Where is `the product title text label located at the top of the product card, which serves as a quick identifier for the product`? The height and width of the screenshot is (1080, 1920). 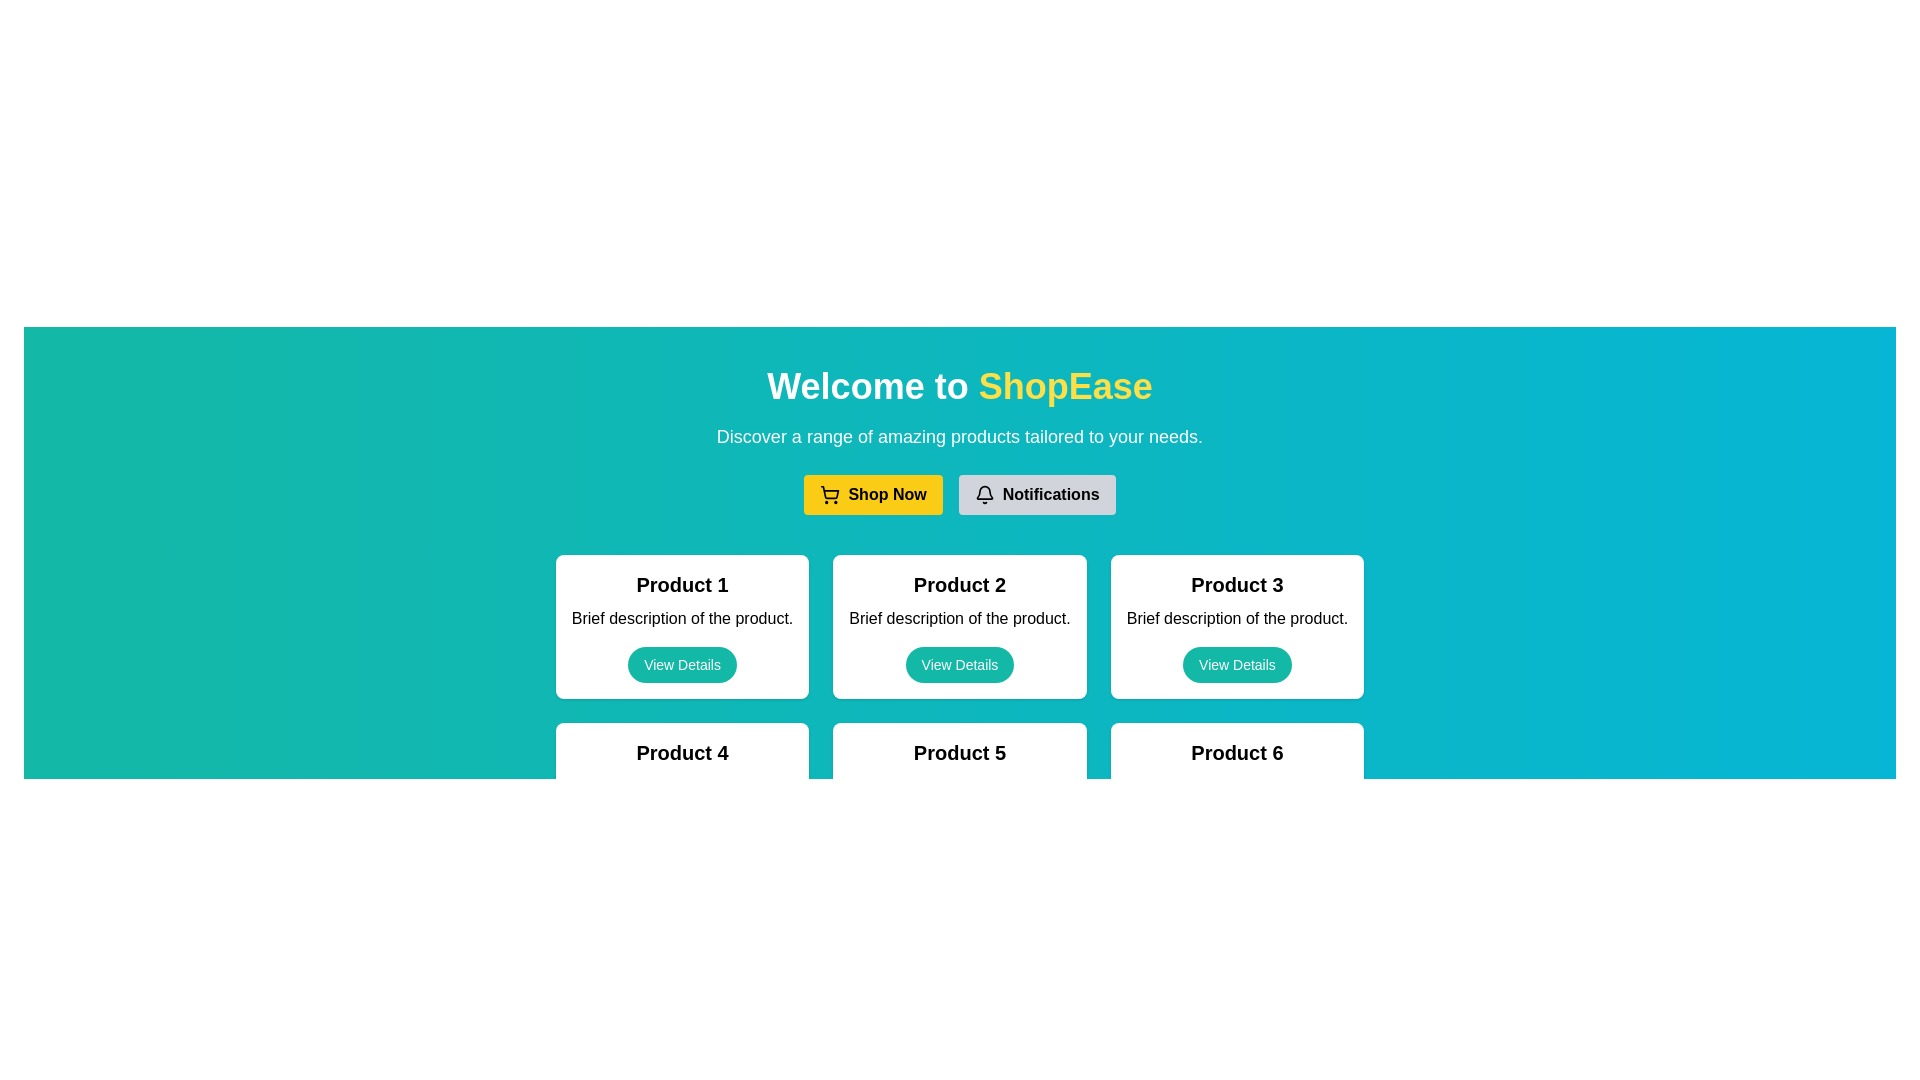 the product title text label located at the top of the product card, which serves as a quick identifier for the product is located at coordinates (682, 585).